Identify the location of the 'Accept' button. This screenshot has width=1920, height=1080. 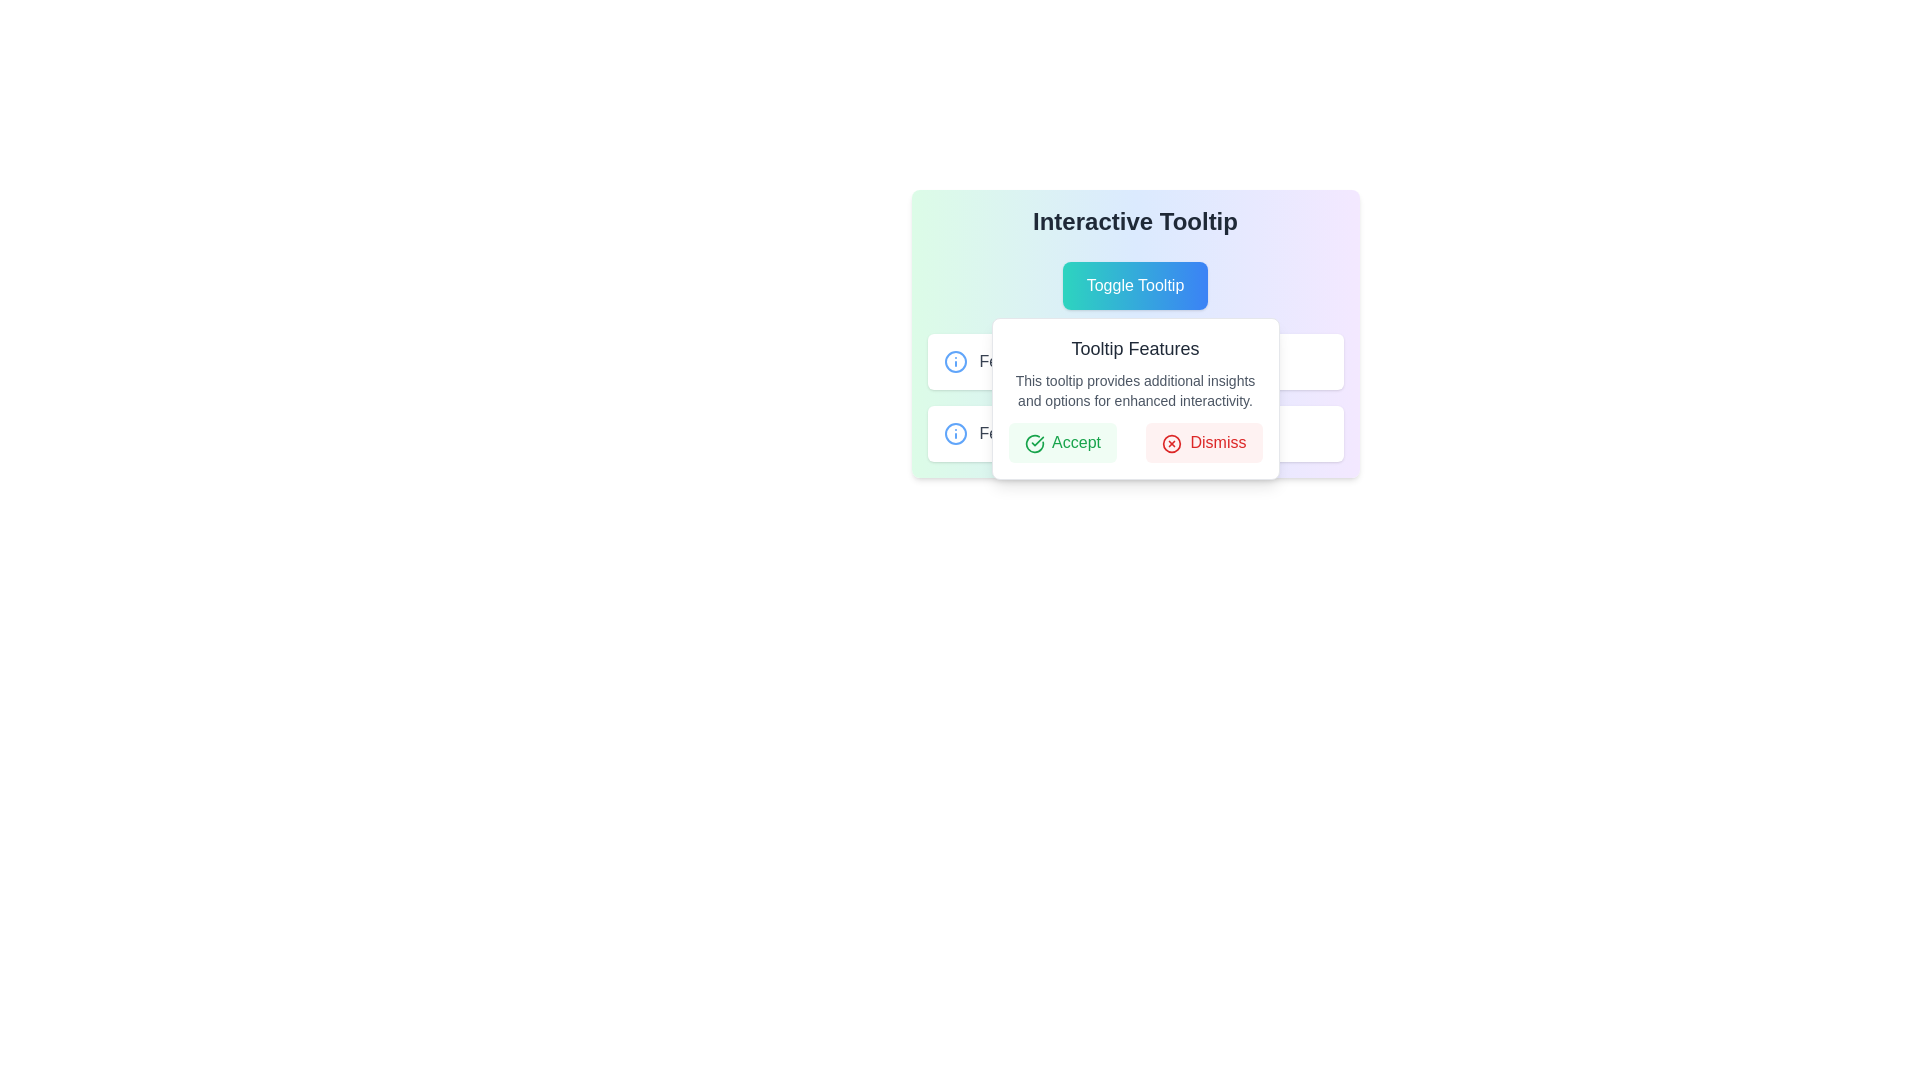
(1061, 442).